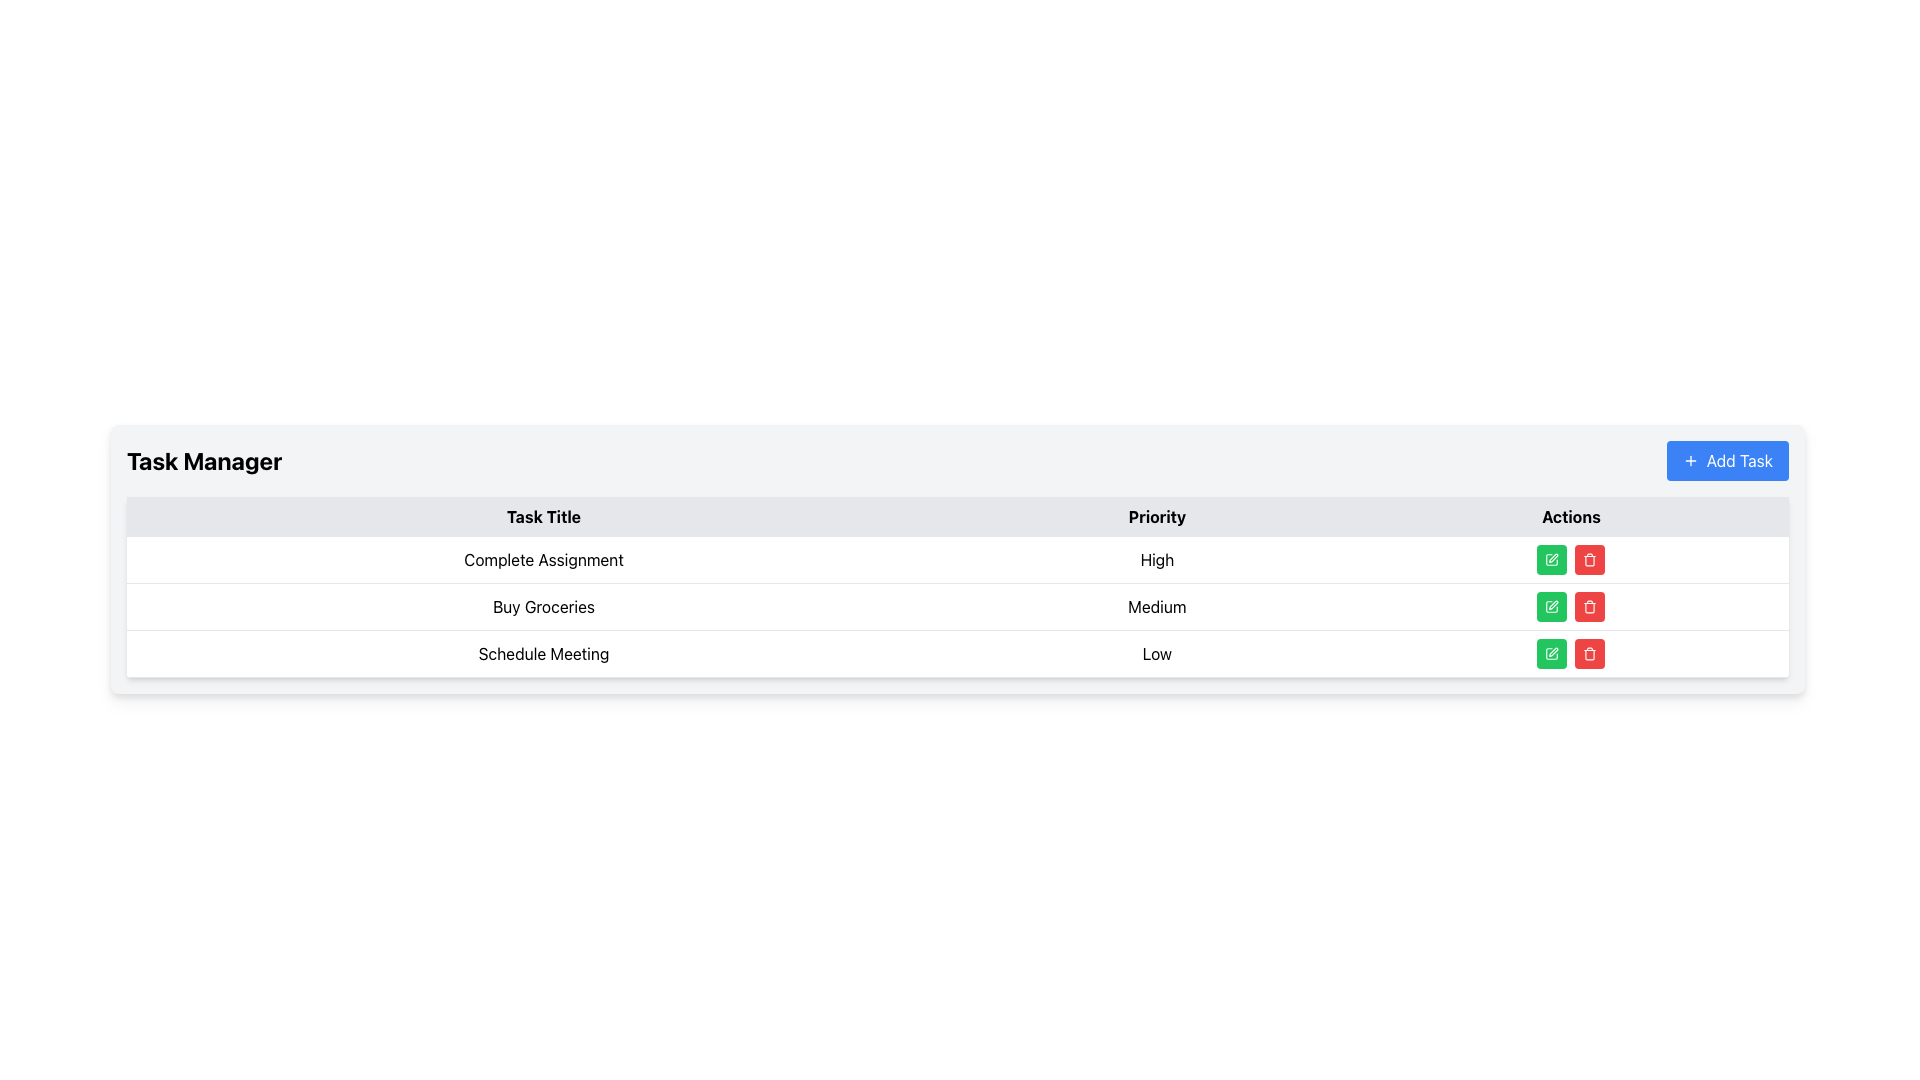 The image size is (1920, 1080). I want to click on the red delete button in the action area for the 'Buy Groceries' task, so click(1570, 605).